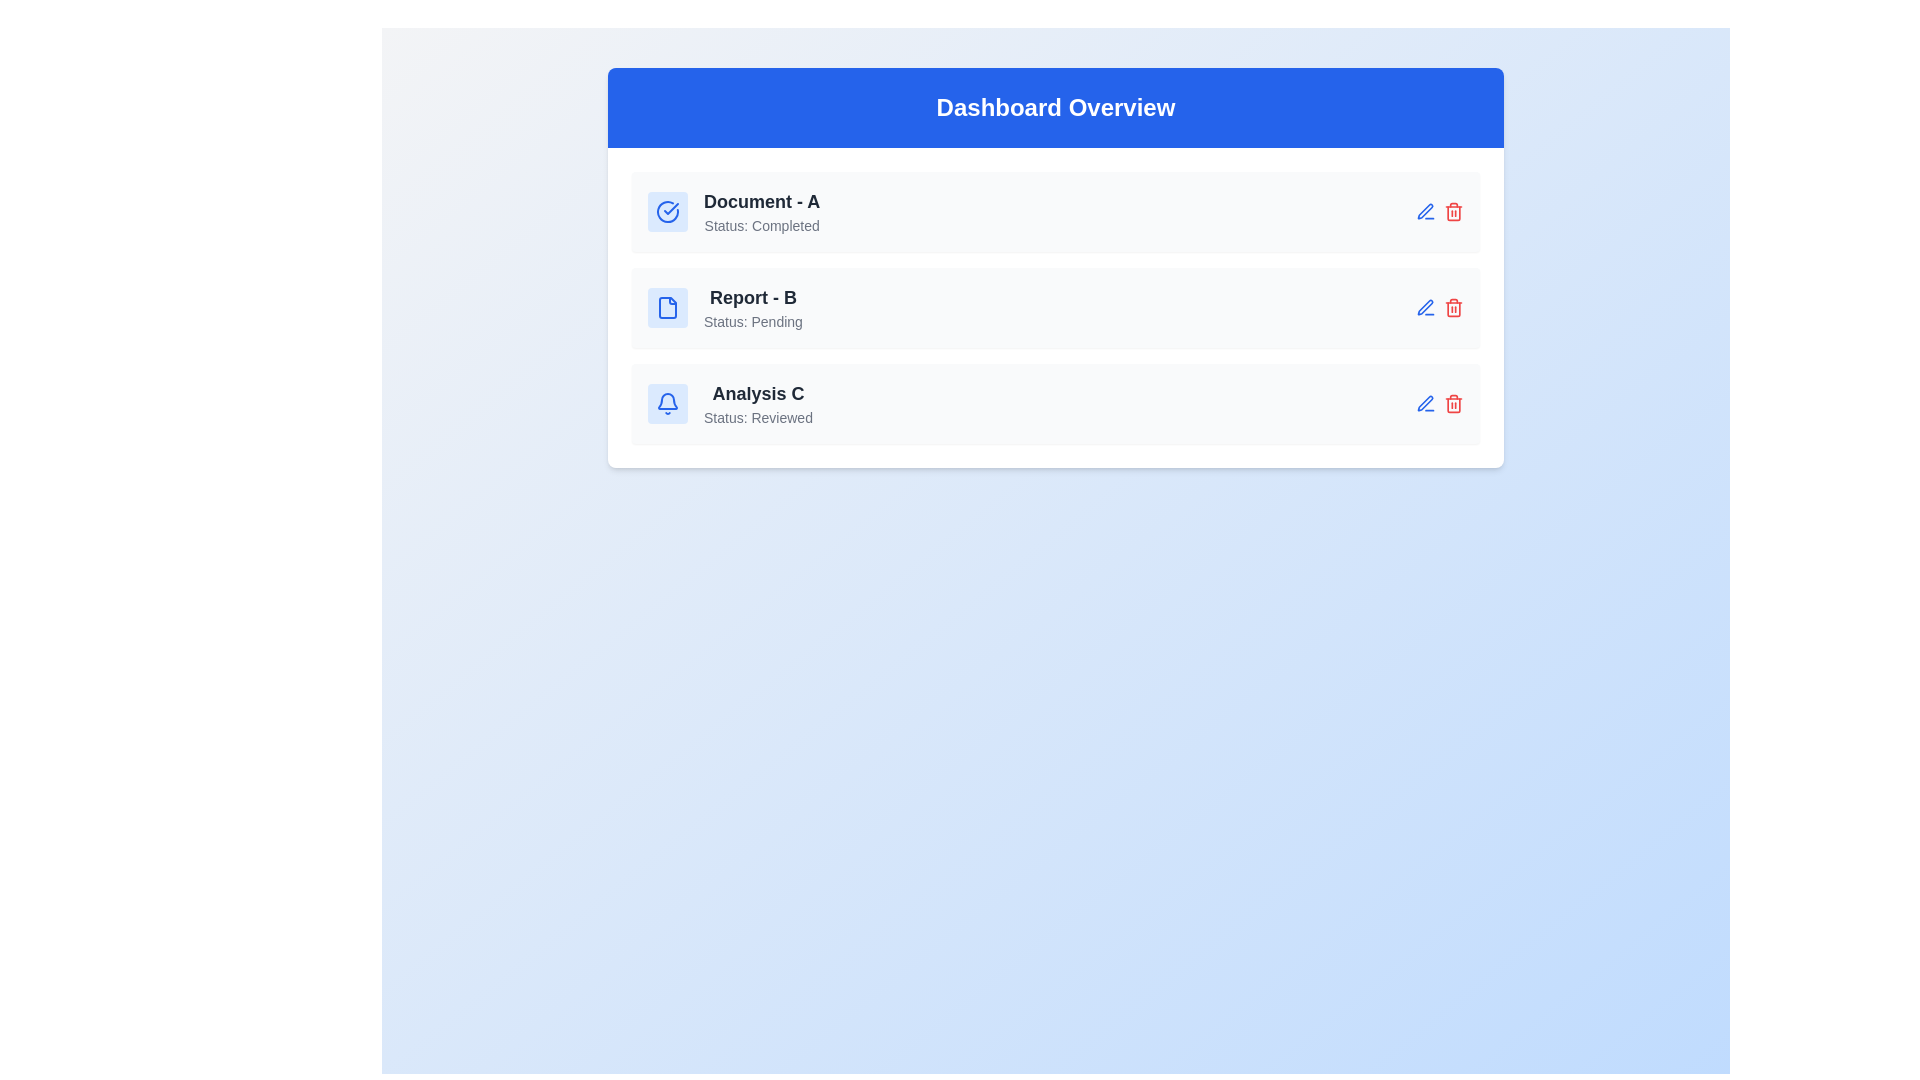 The width and height of the screenshot is (1920, 1080). What do you see at coordinates (667, 404) in the screenshot?
I see `the blue bell icon with a light blue rounded square background, located in the lower part of the list within the 'Dashboard Overview' card, to the left of 'Analysis C' and beneath 'Report - B'` at bounding box center [667, 404].